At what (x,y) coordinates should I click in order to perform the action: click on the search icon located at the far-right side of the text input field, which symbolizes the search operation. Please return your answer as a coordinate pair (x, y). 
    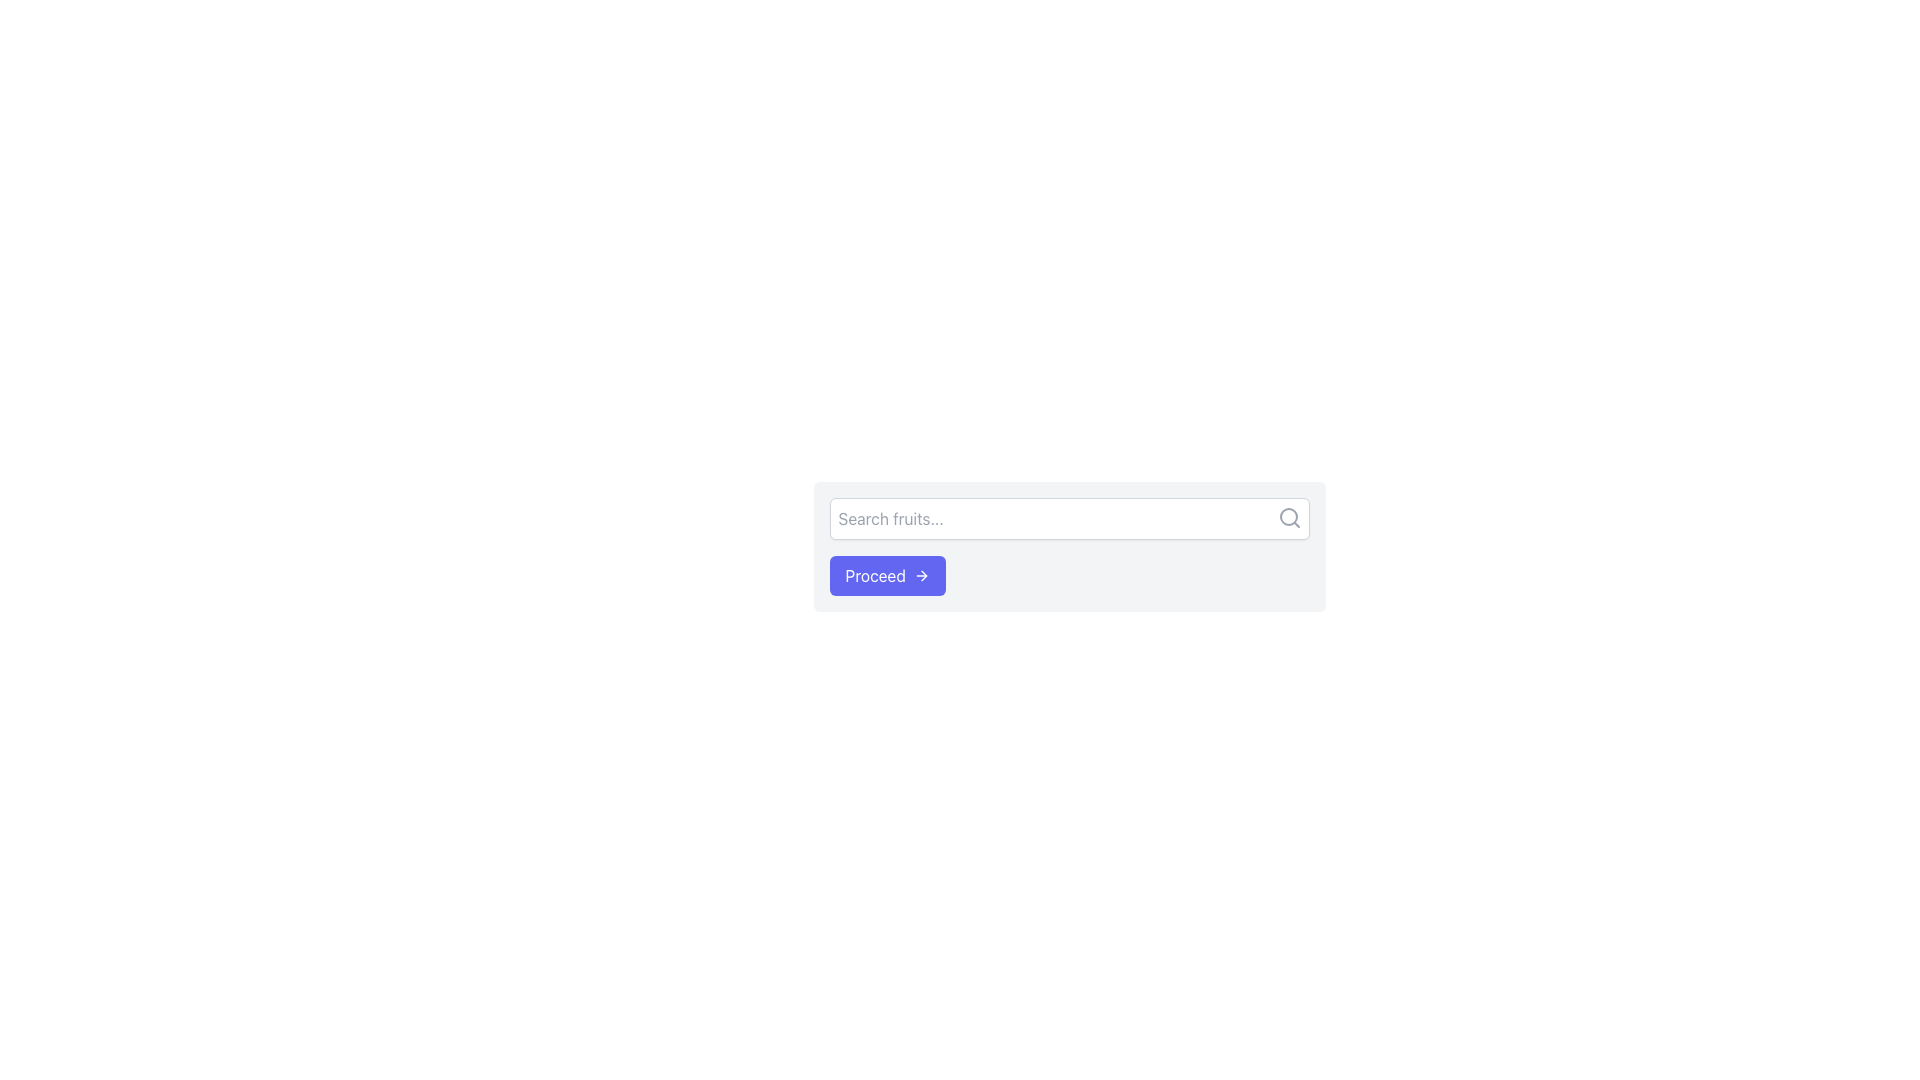
    Looking at the image, I should click on (1289, 516).